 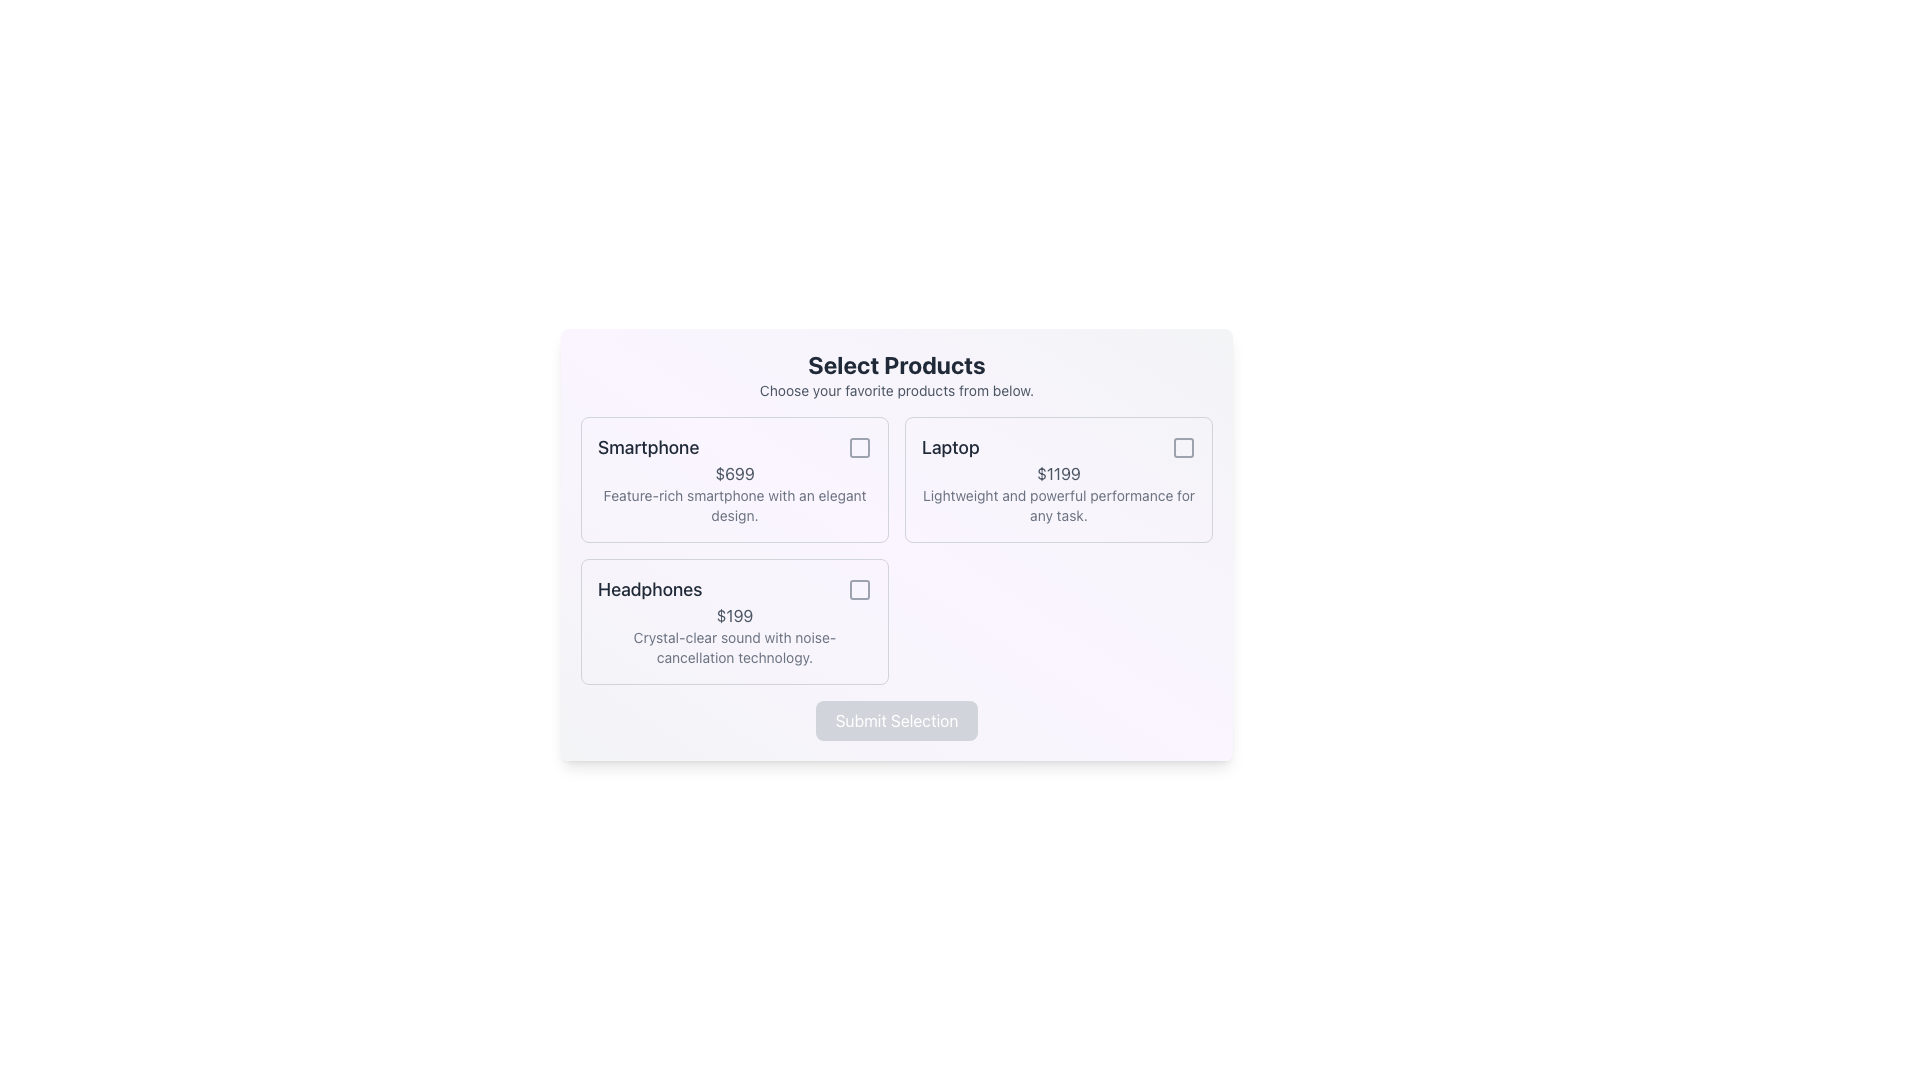 I want to click on the pricing detail text label for the headphones product, located beneath the 'Headphones' title and above the product description, so click(x=733, y=615).